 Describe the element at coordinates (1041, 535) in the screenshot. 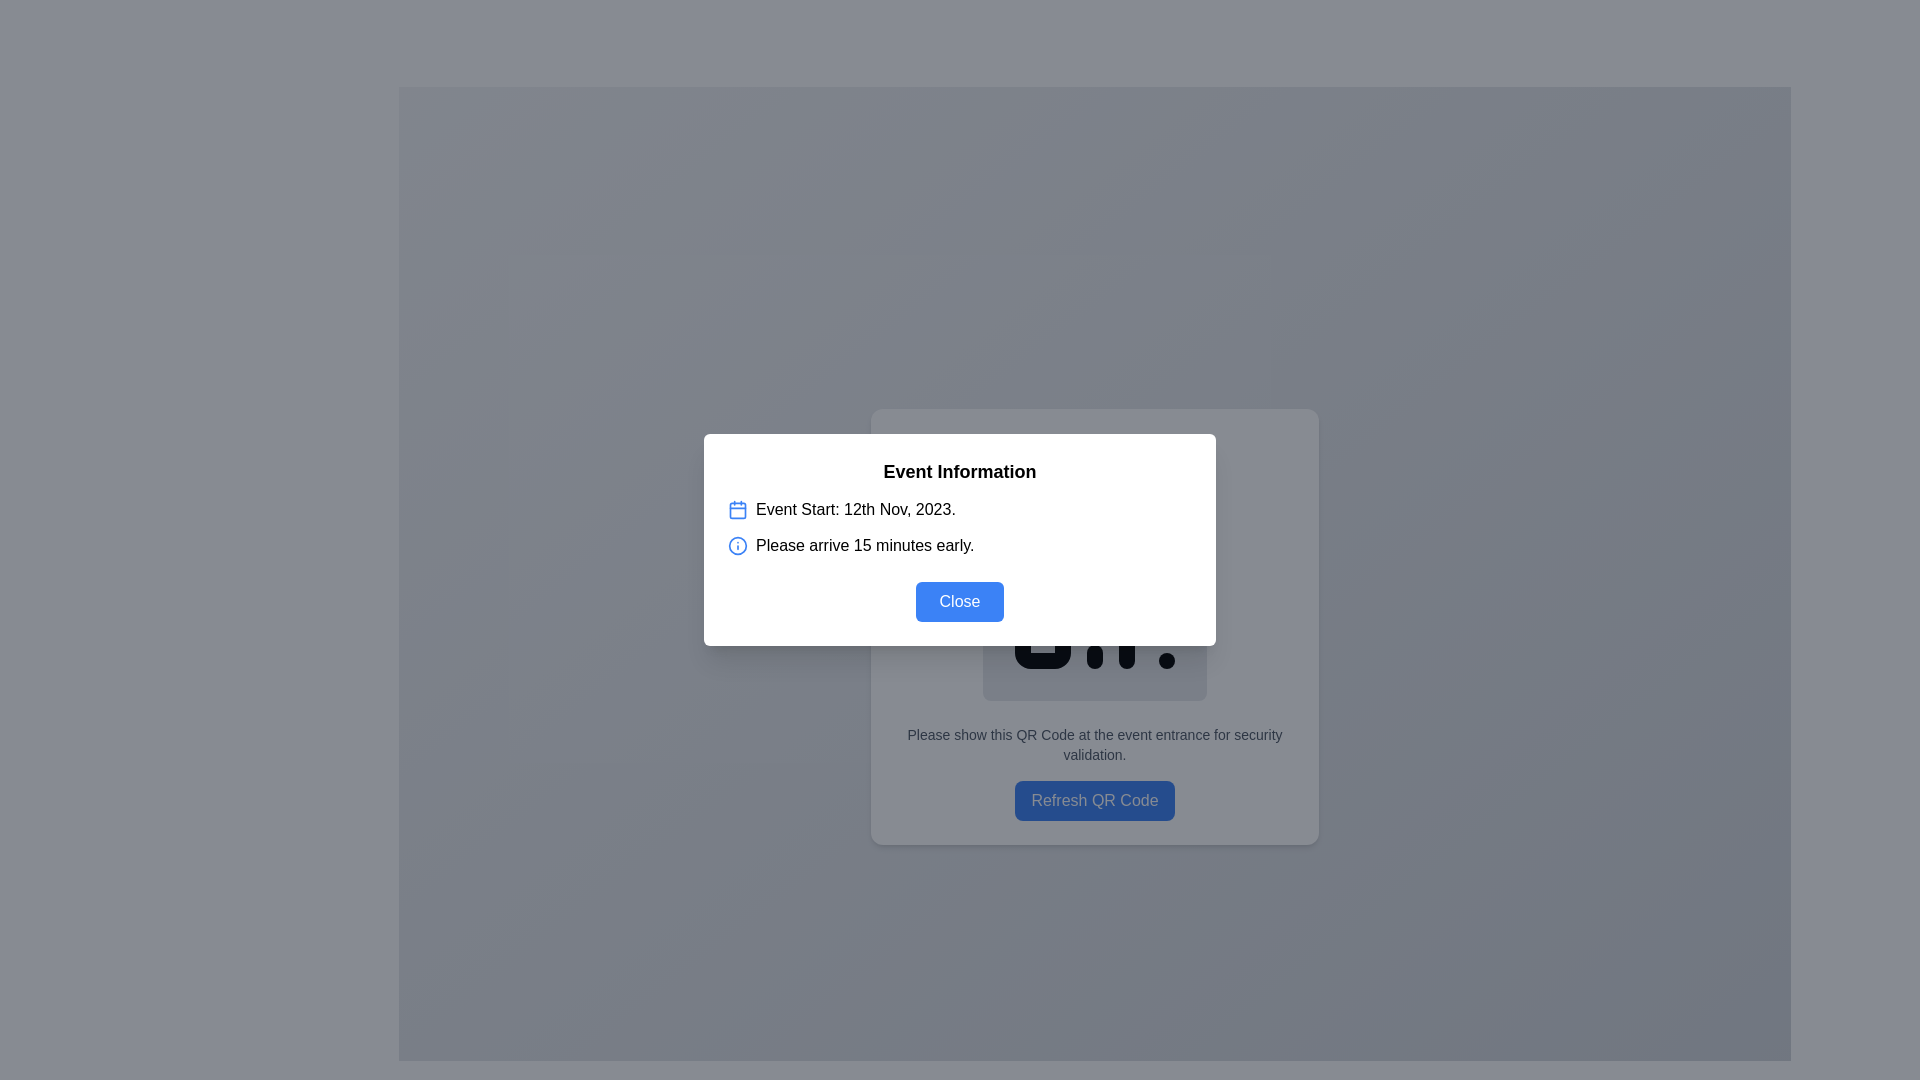

I see `the top-left corner square of the QR code, which is a small square with rounded corners and is positioned to the left of a similar square` at that location.